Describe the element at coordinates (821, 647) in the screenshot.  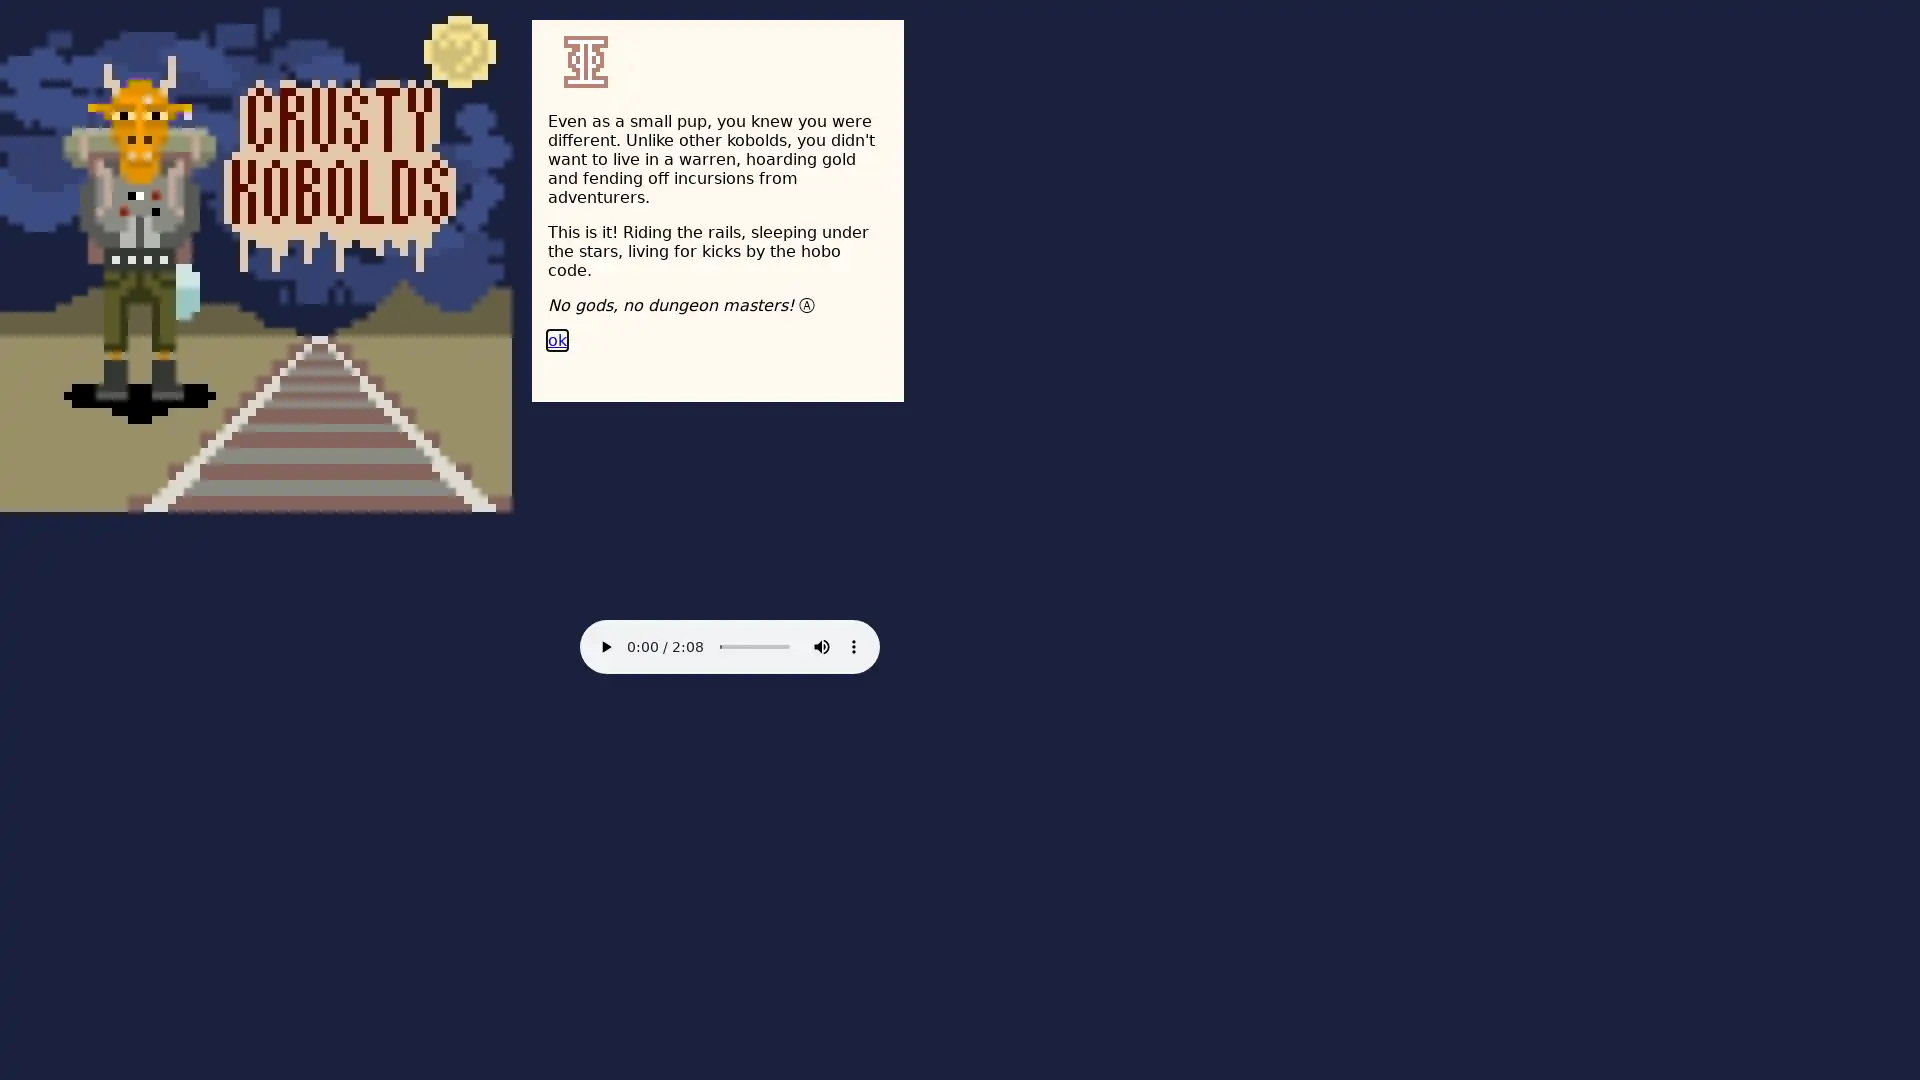
I see `mute` at that location.